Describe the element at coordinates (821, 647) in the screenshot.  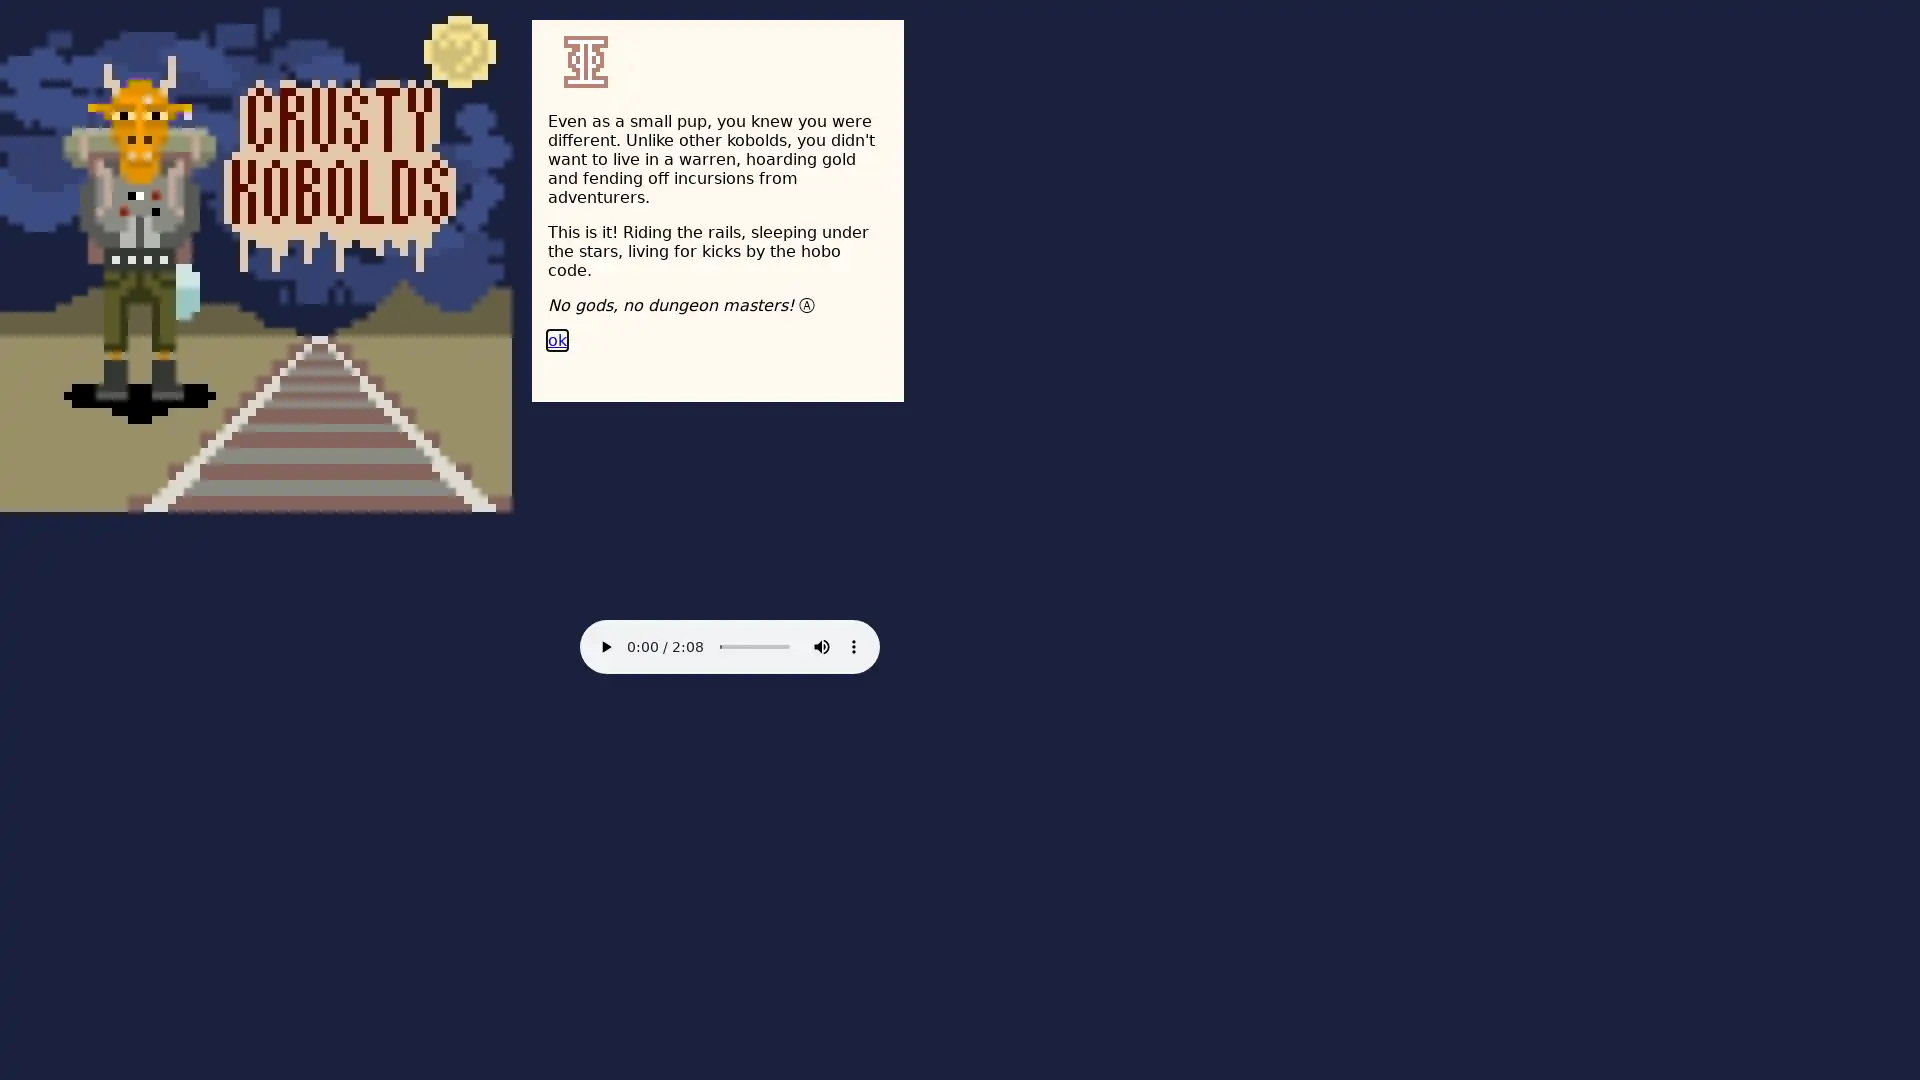
I see `mute` at that location.